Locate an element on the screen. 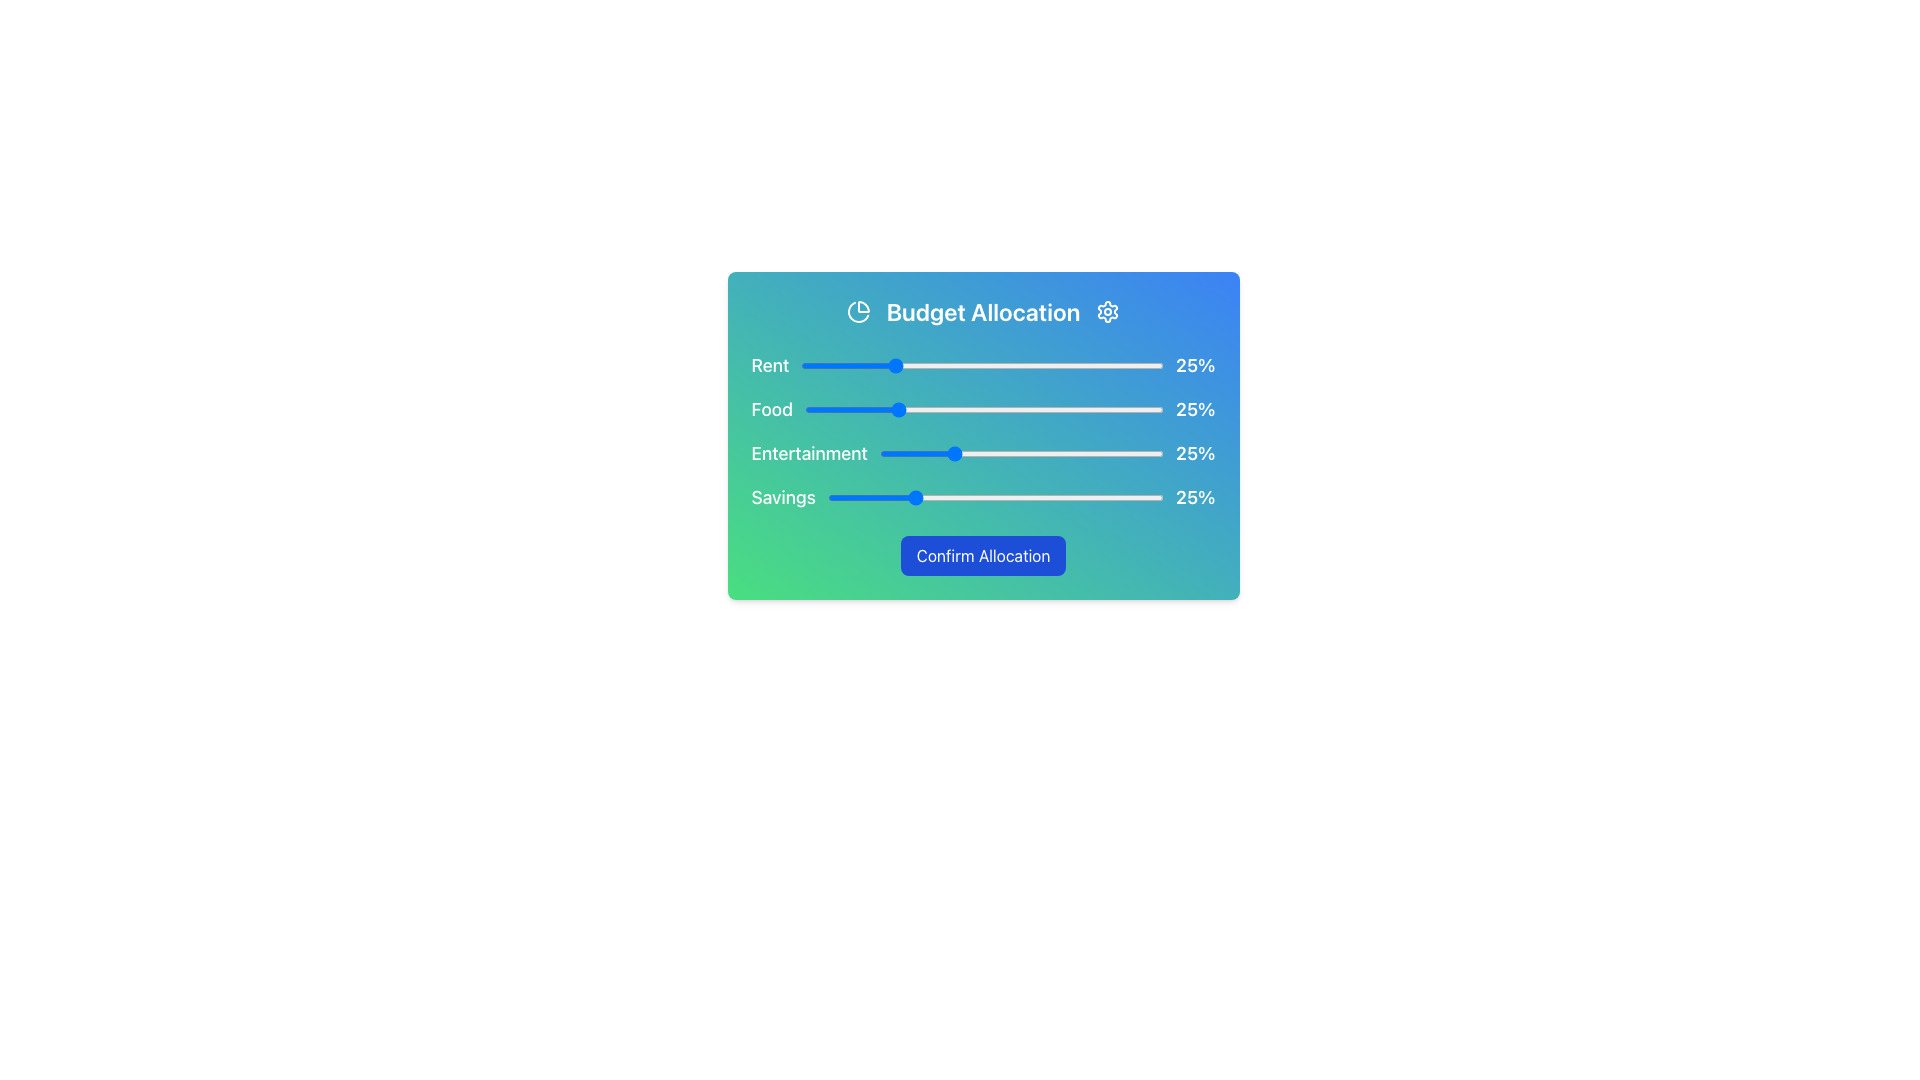  the text label displaying '25%' in white font against a blue background is located at coordinates (1195, 408).